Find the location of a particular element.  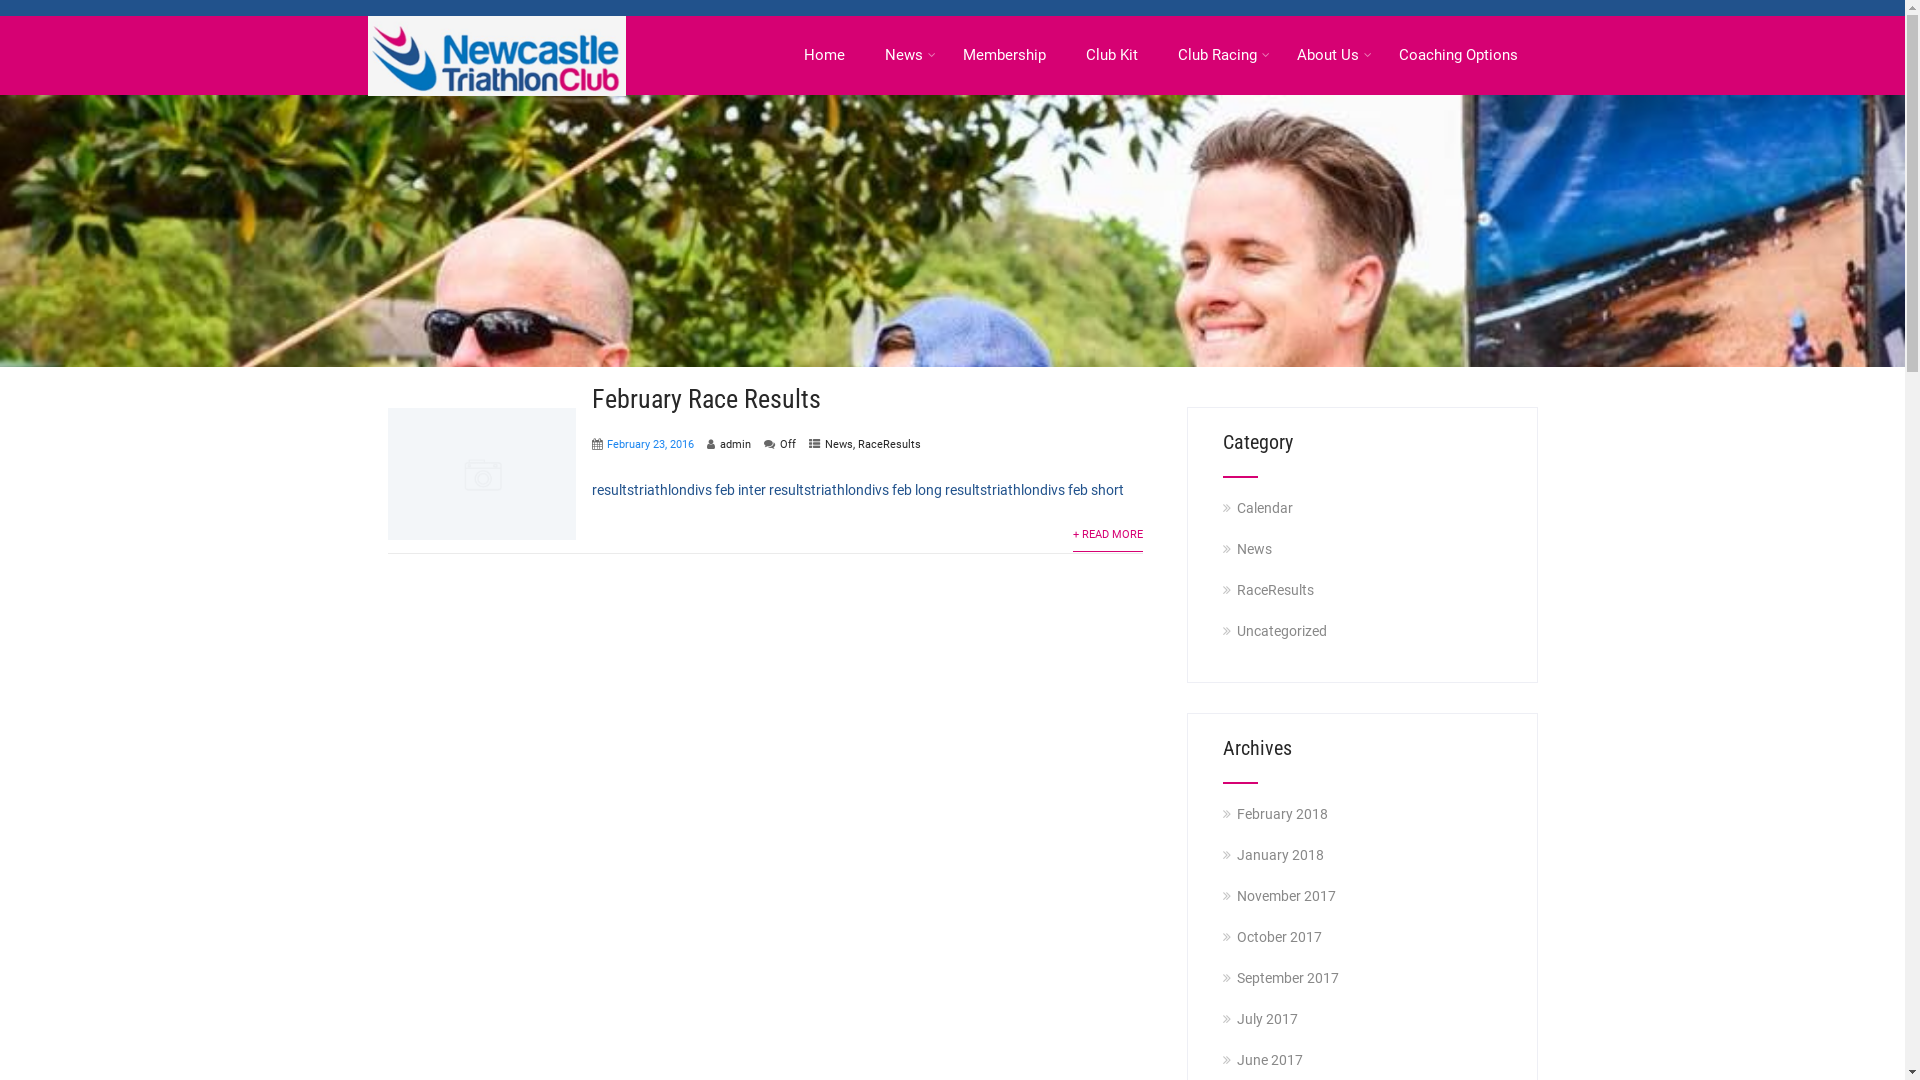

'Club Kit' is located at coordinates (1111, 54).